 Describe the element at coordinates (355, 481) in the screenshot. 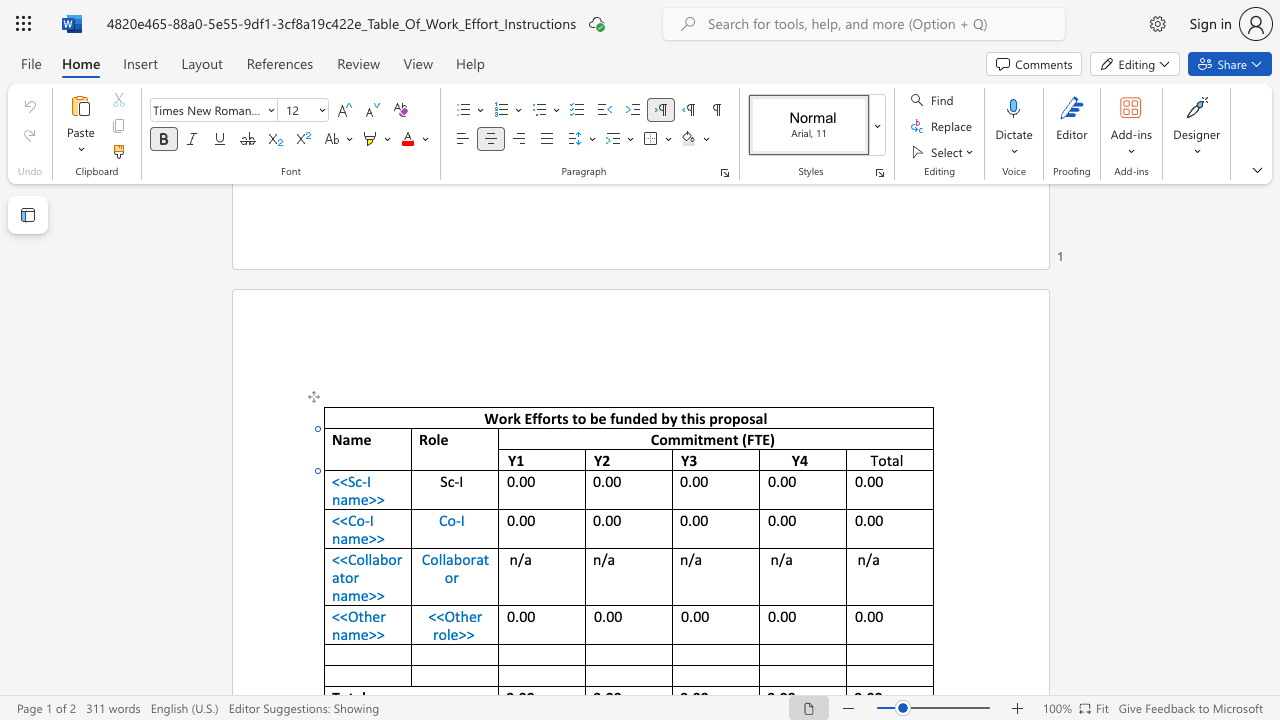

I see `the space between the continuous character "S" and "c" in the text` at that location.